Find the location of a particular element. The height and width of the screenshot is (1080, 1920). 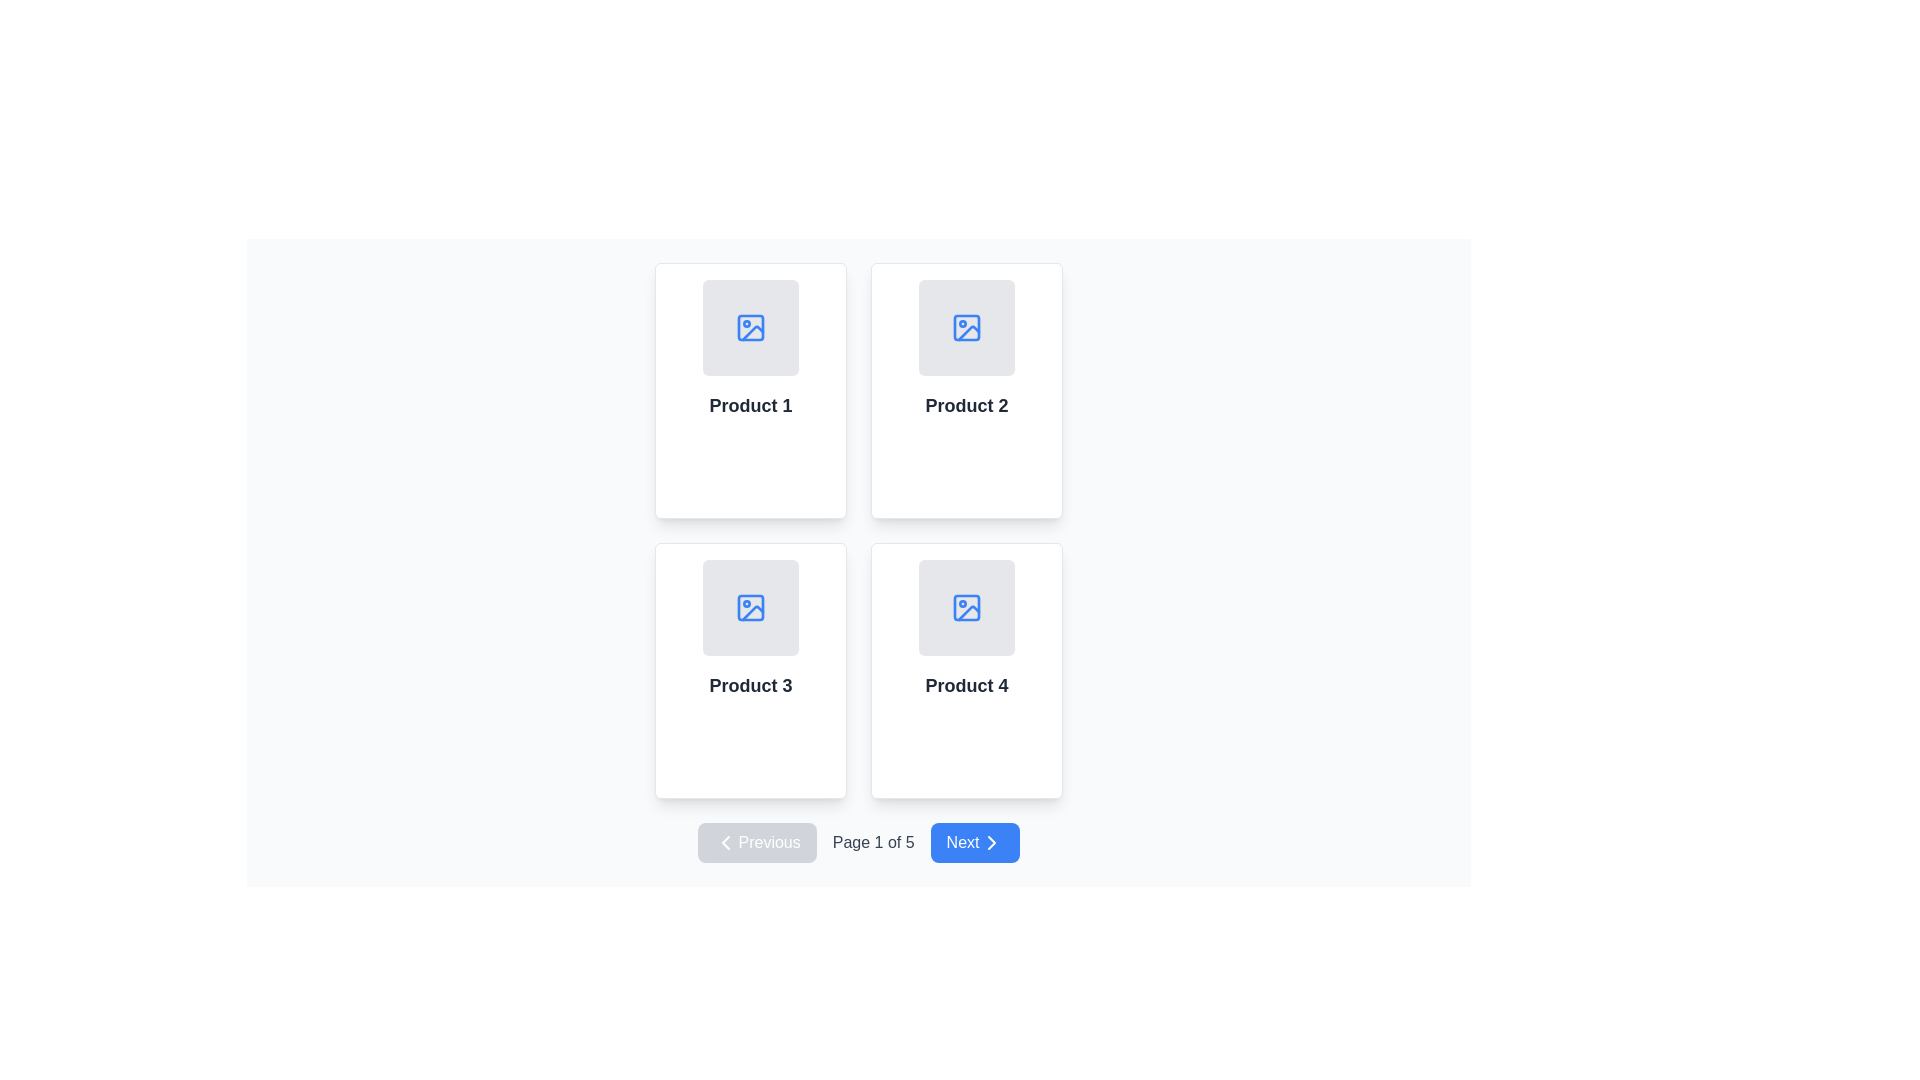

the right-pointing chevron icon within the 'Next' button, which has a blue background and white stroke lines is located at coordinates (991, 843).